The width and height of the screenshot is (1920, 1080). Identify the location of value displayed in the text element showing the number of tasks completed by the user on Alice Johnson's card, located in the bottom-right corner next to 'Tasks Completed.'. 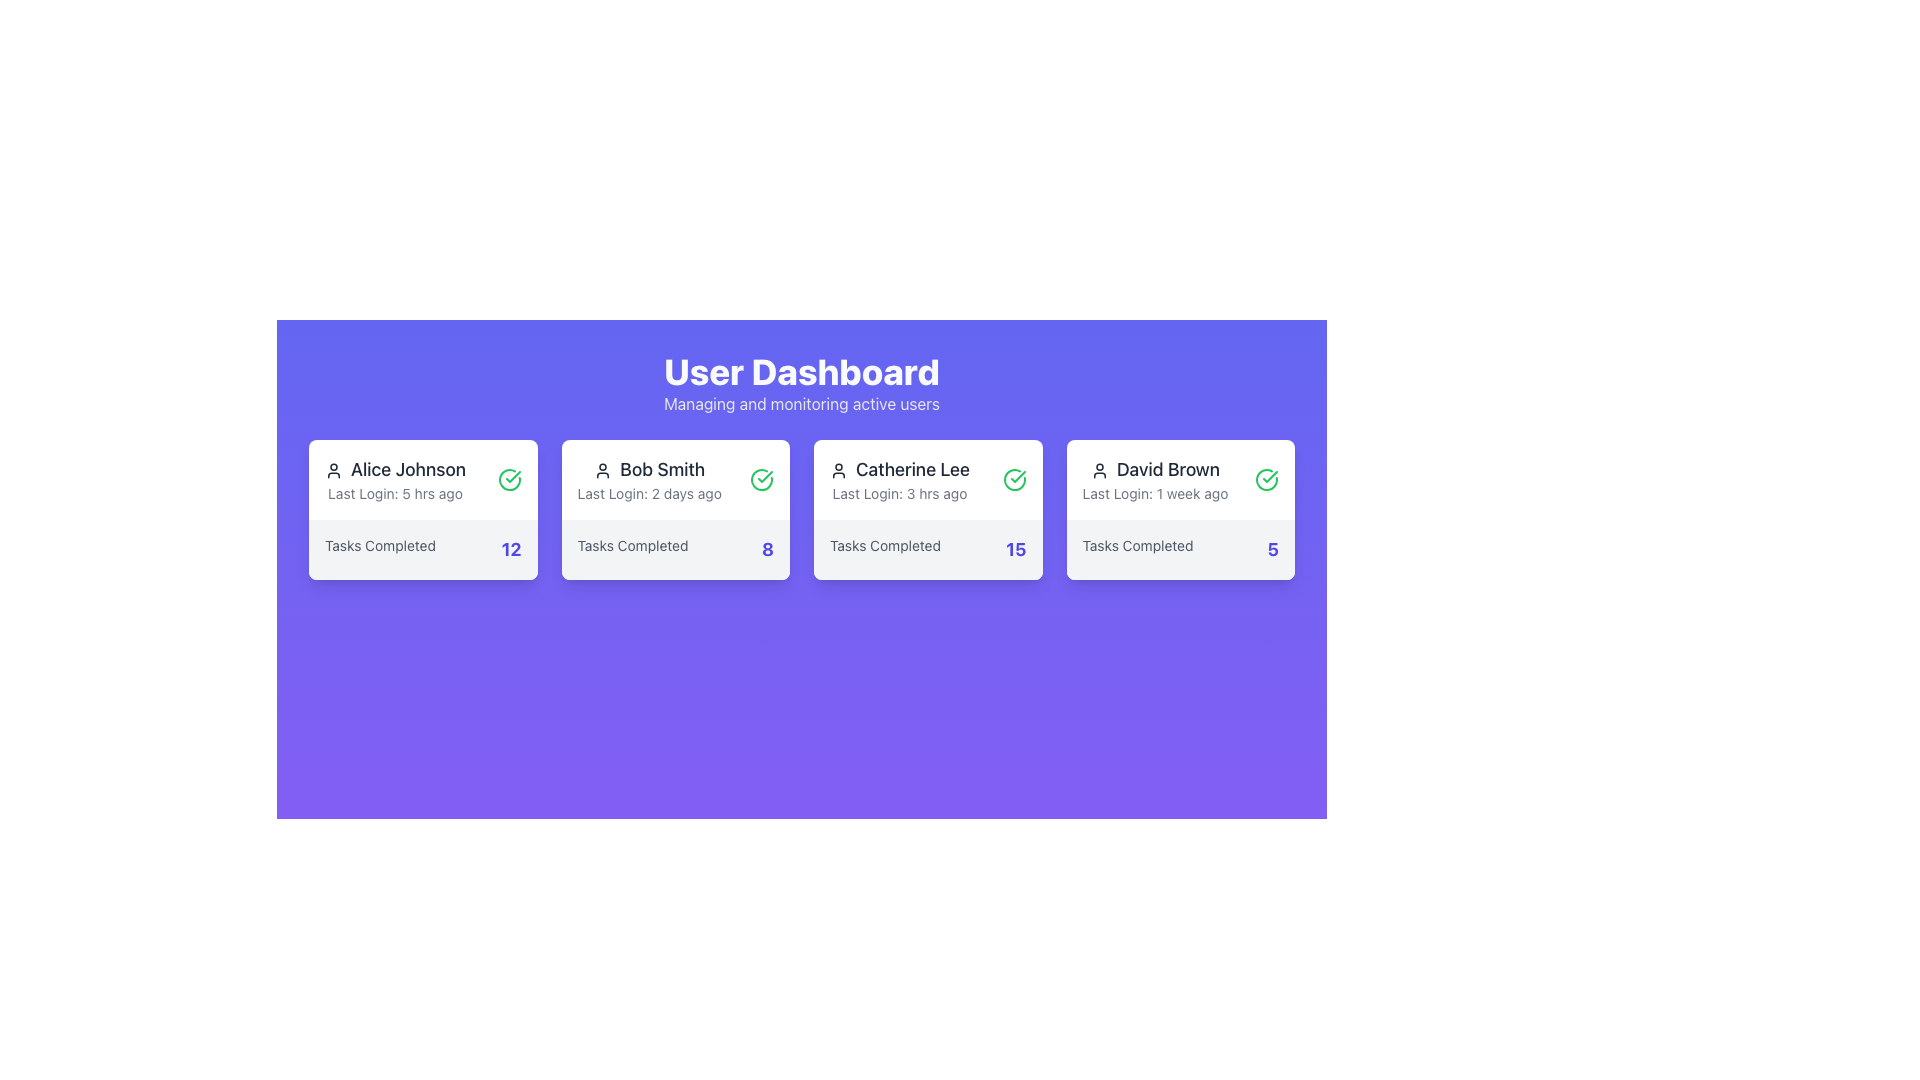
(511, 550).